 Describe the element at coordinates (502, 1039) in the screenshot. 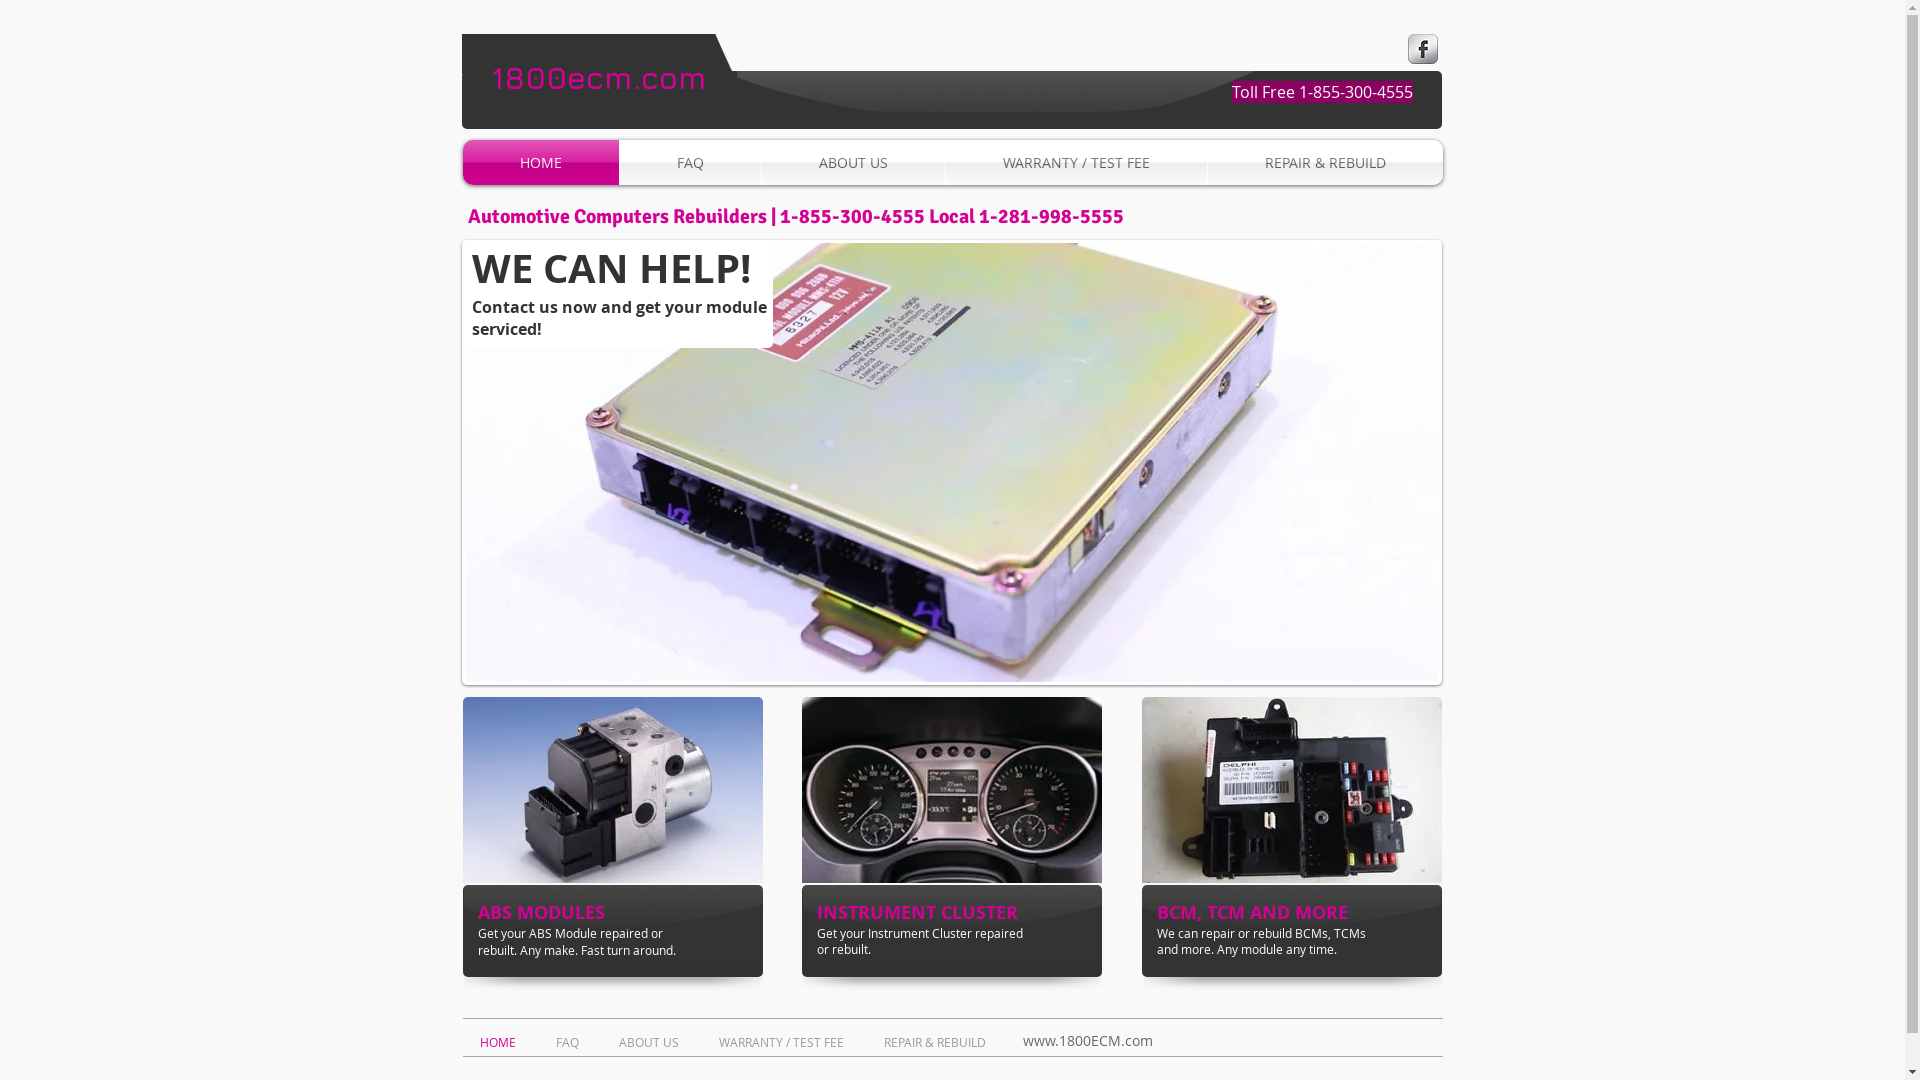

I see `'HOME'` at that location.